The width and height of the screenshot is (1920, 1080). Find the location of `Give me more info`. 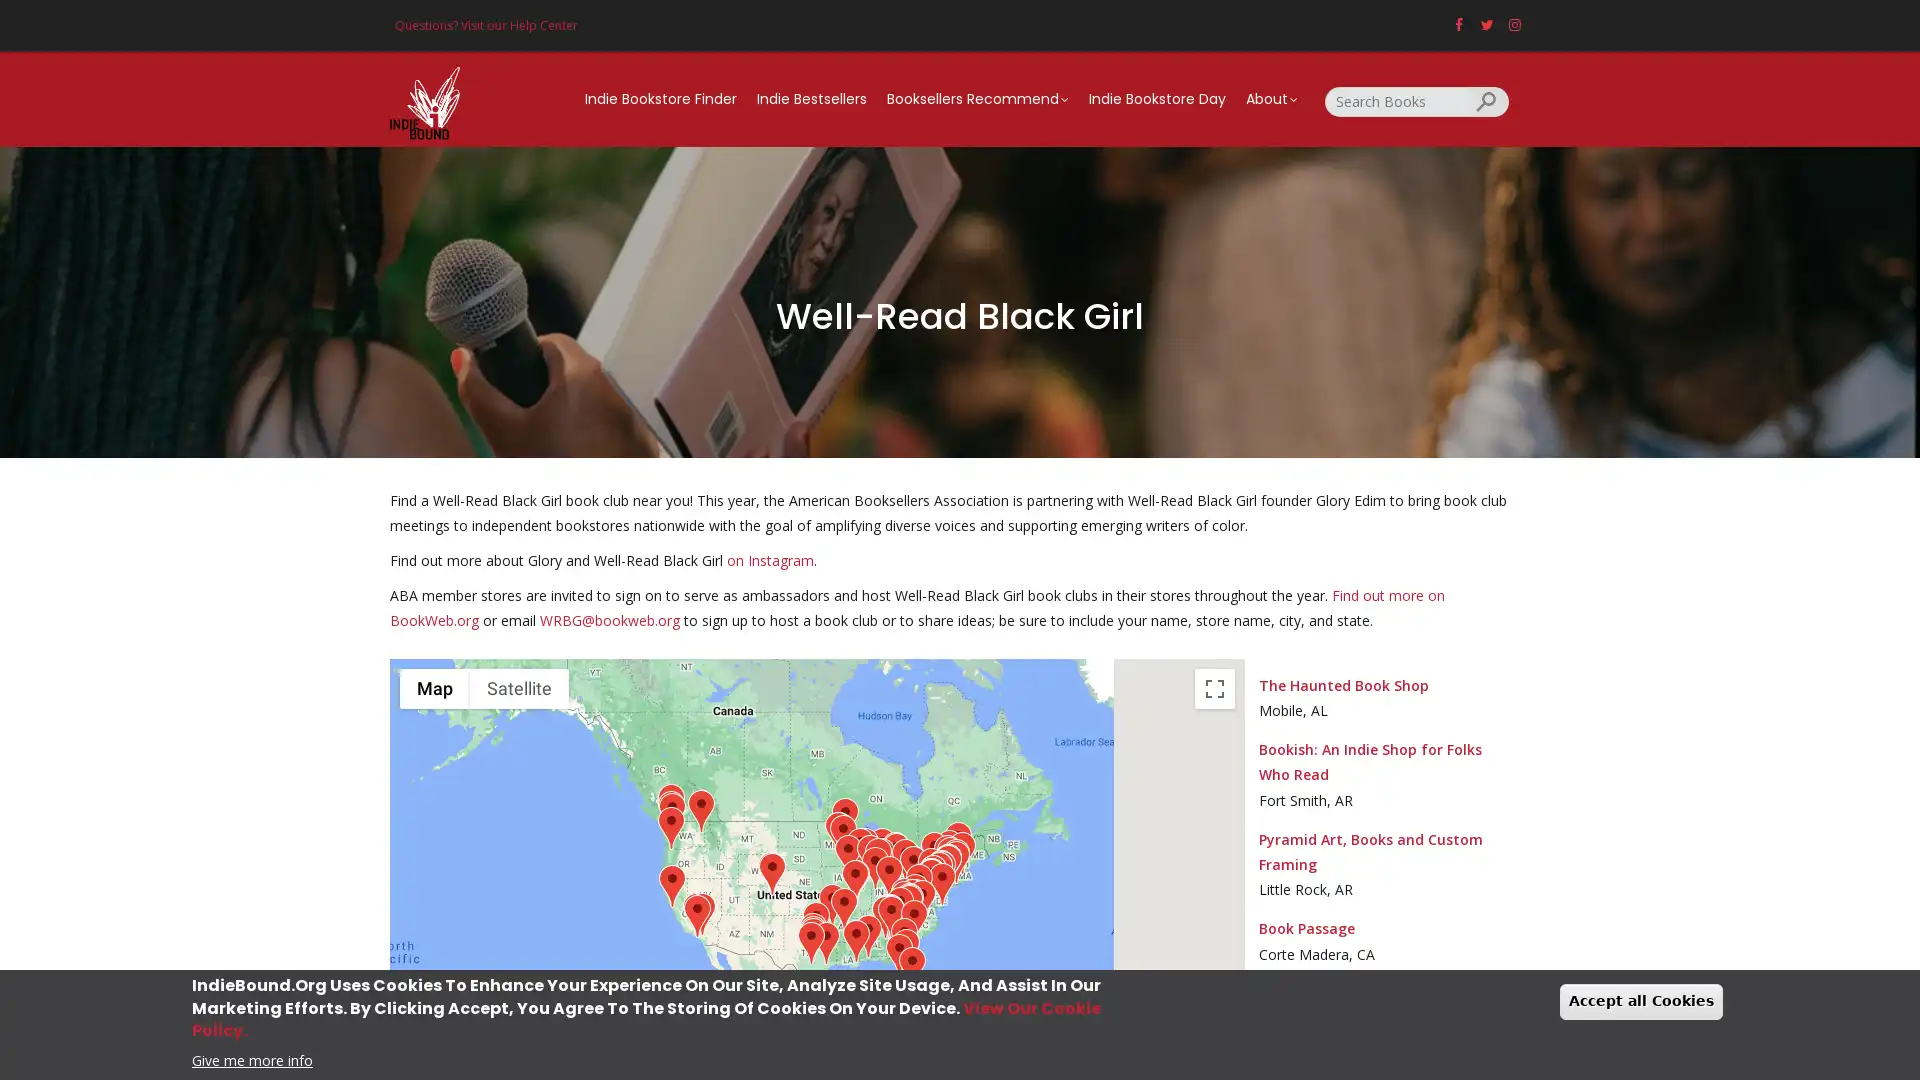

Give me more info is located at coordinates (251, 1058).